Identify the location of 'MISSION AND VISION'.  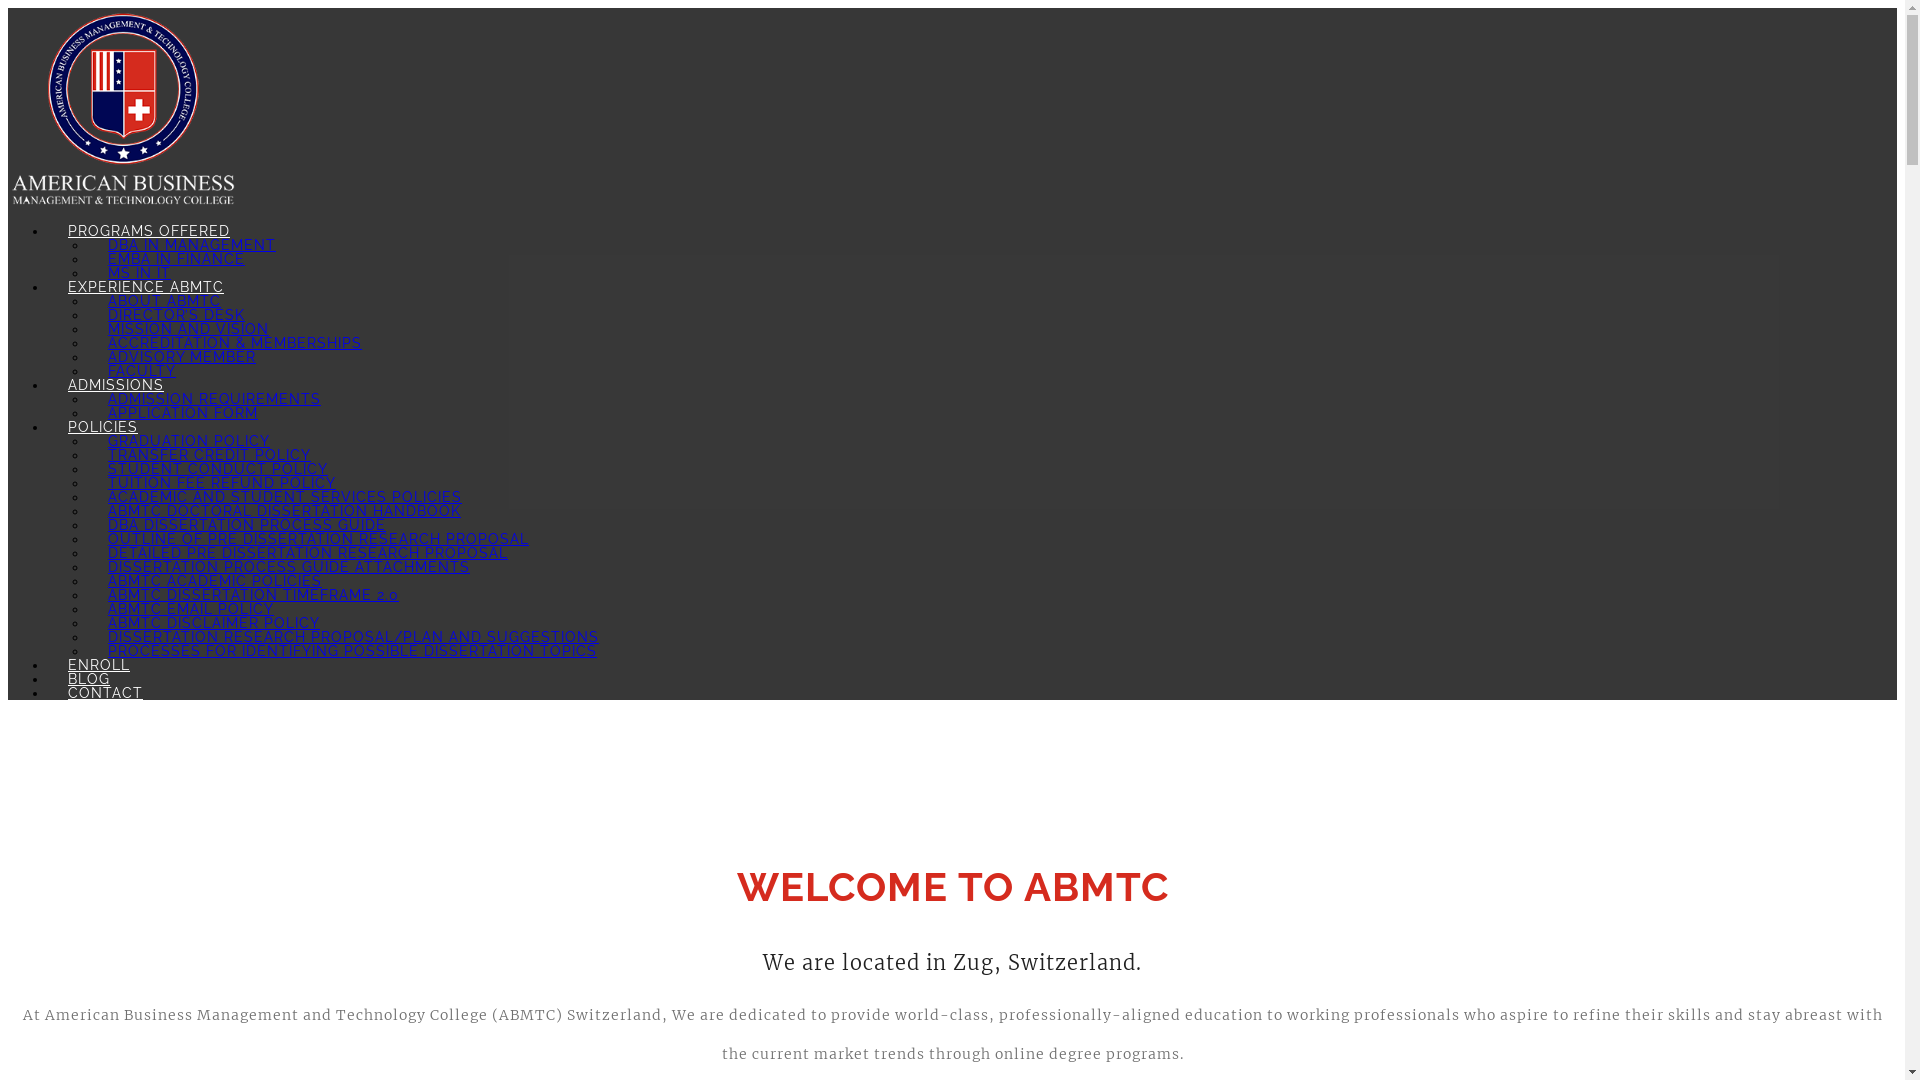
(86, 327).